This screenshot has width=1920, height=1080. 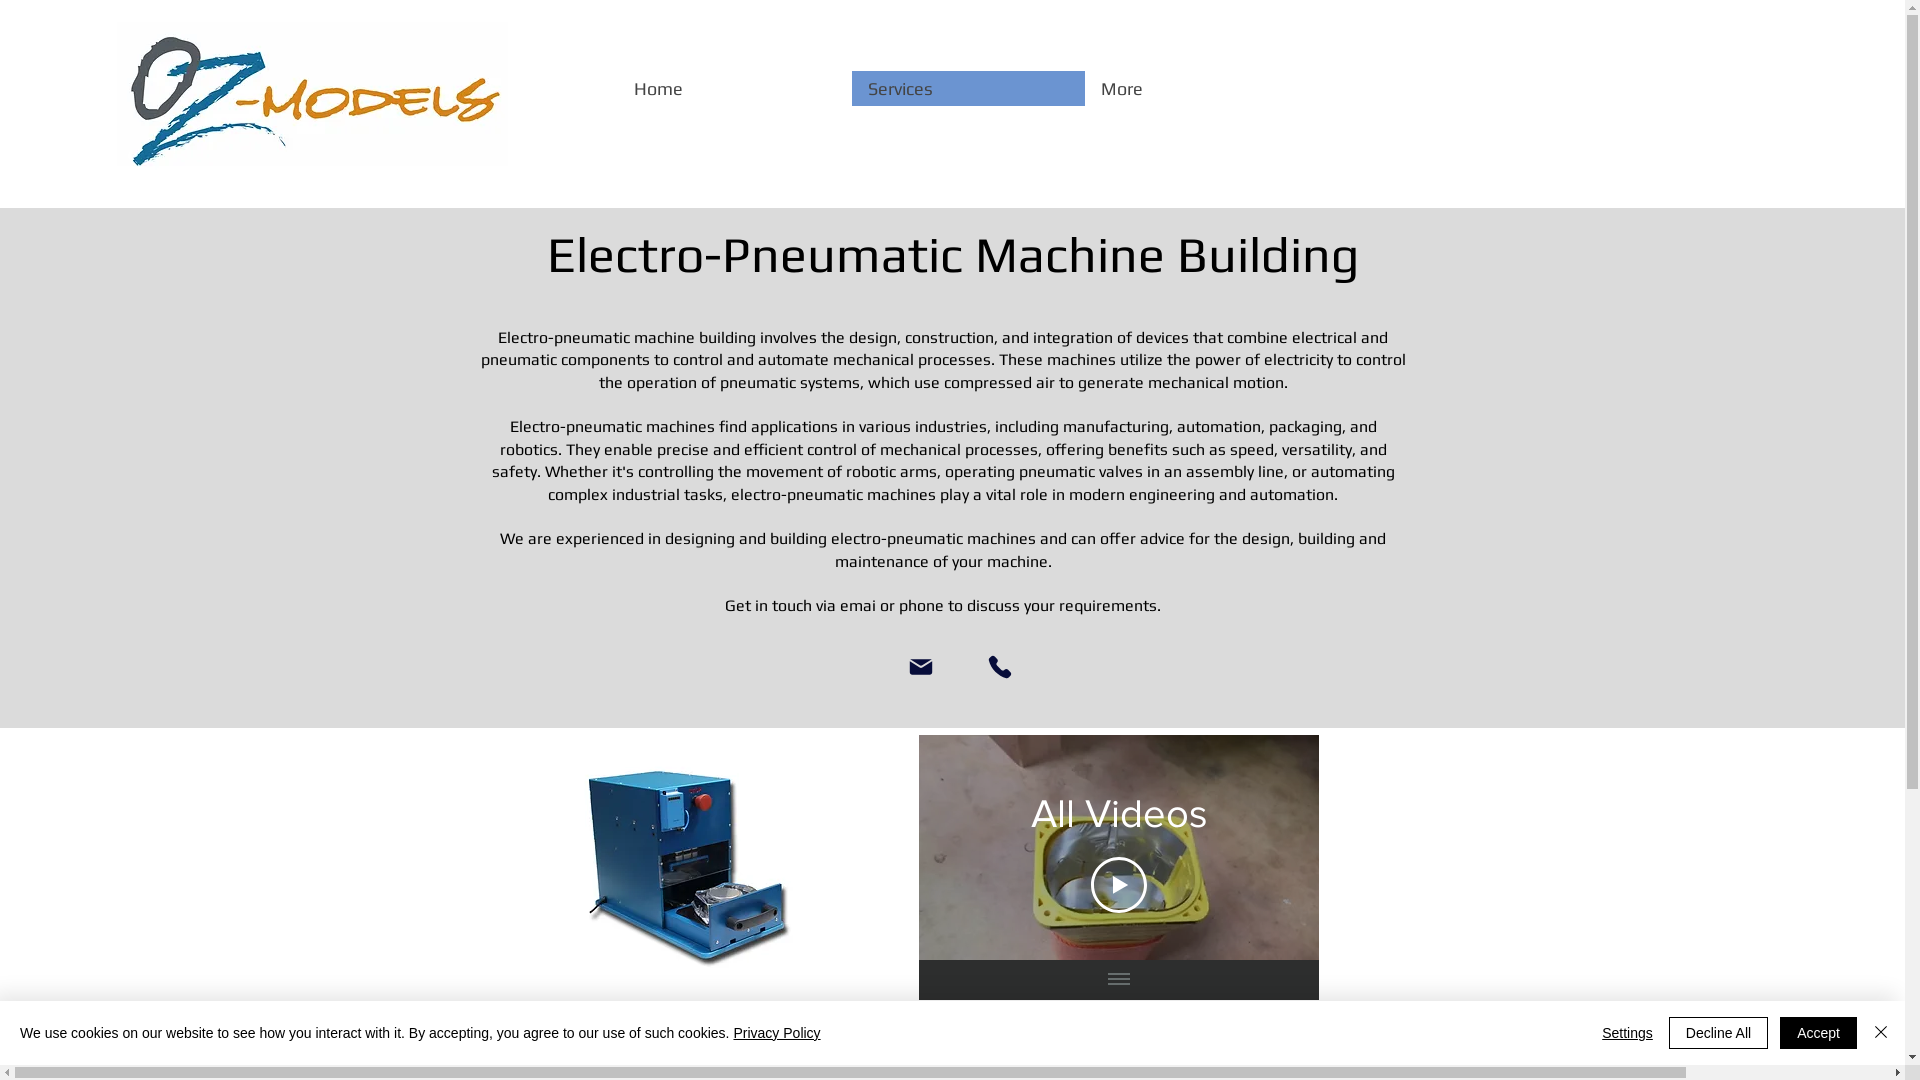 I want to click on 'Accept', so click(x=1818, y=1033).